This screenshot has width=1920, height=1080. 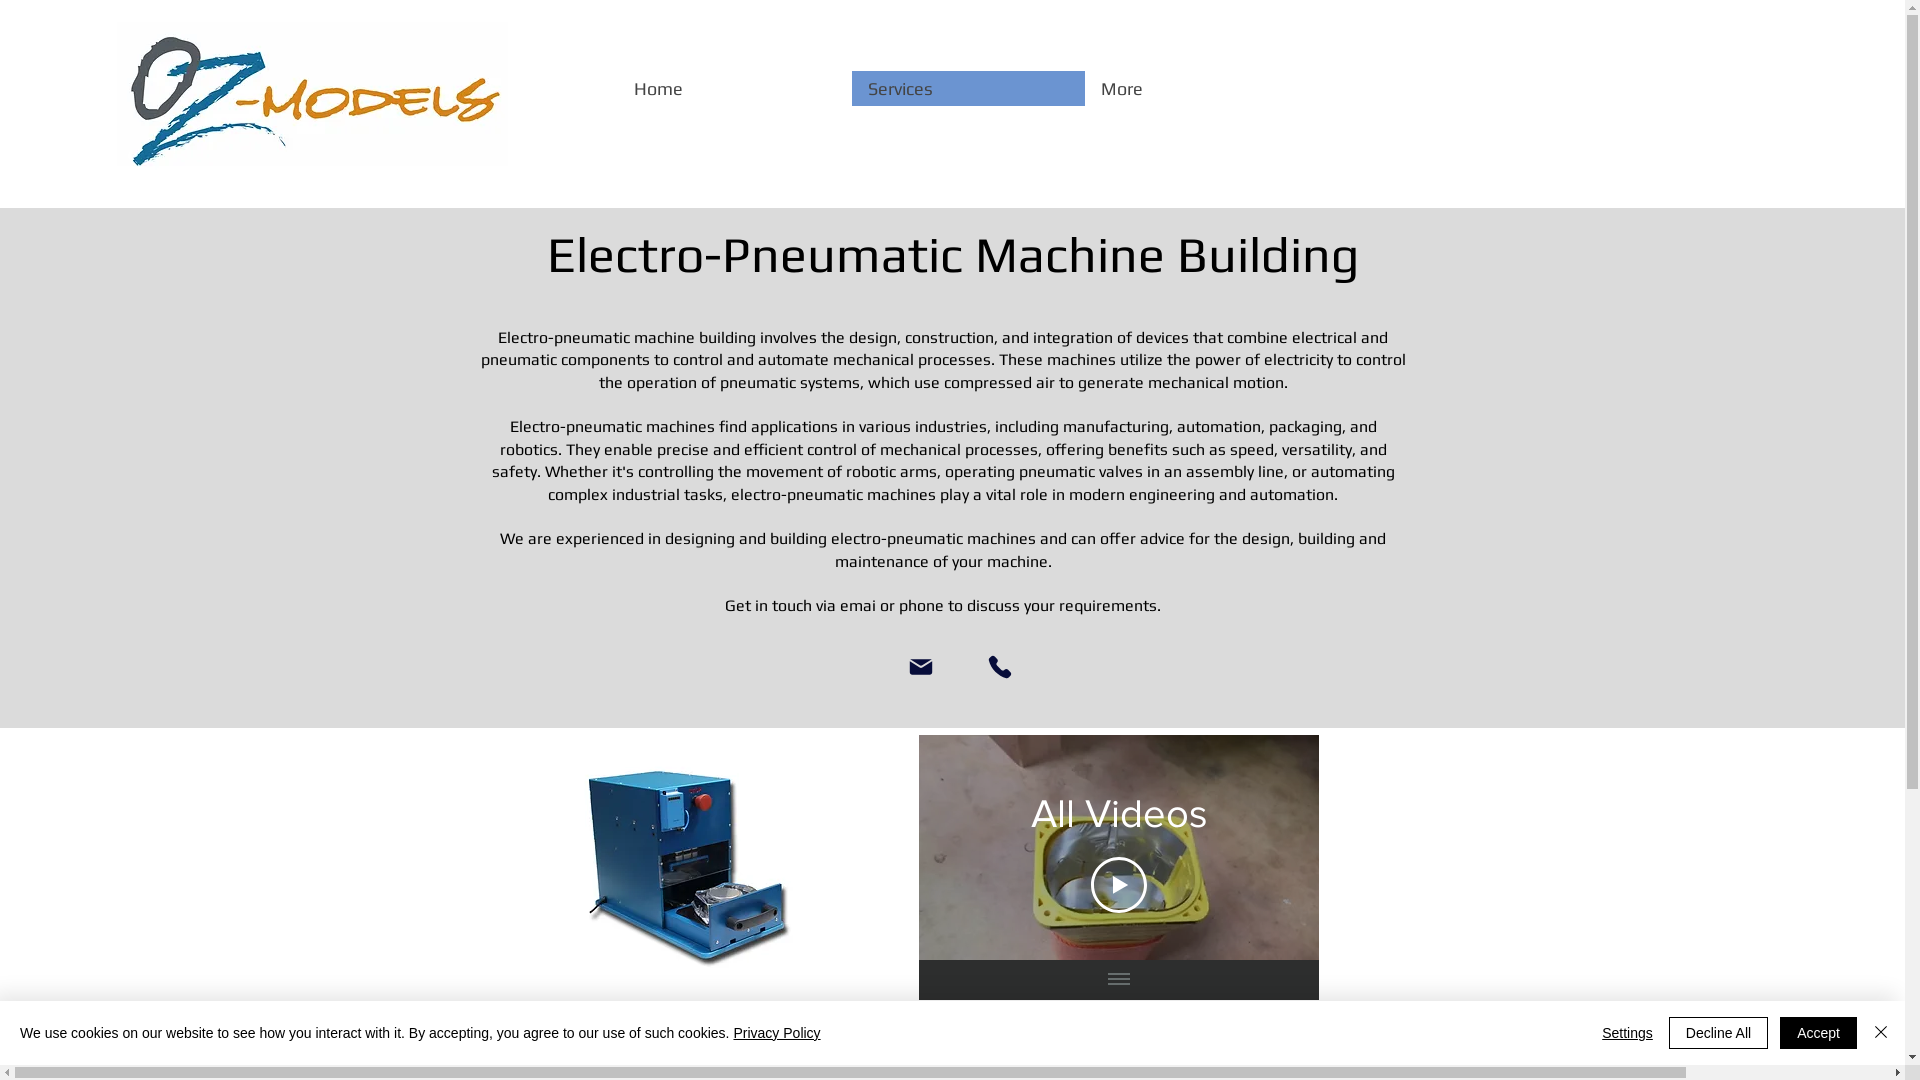 I want to click on 'Accept', so click(x=1818, y=1033).